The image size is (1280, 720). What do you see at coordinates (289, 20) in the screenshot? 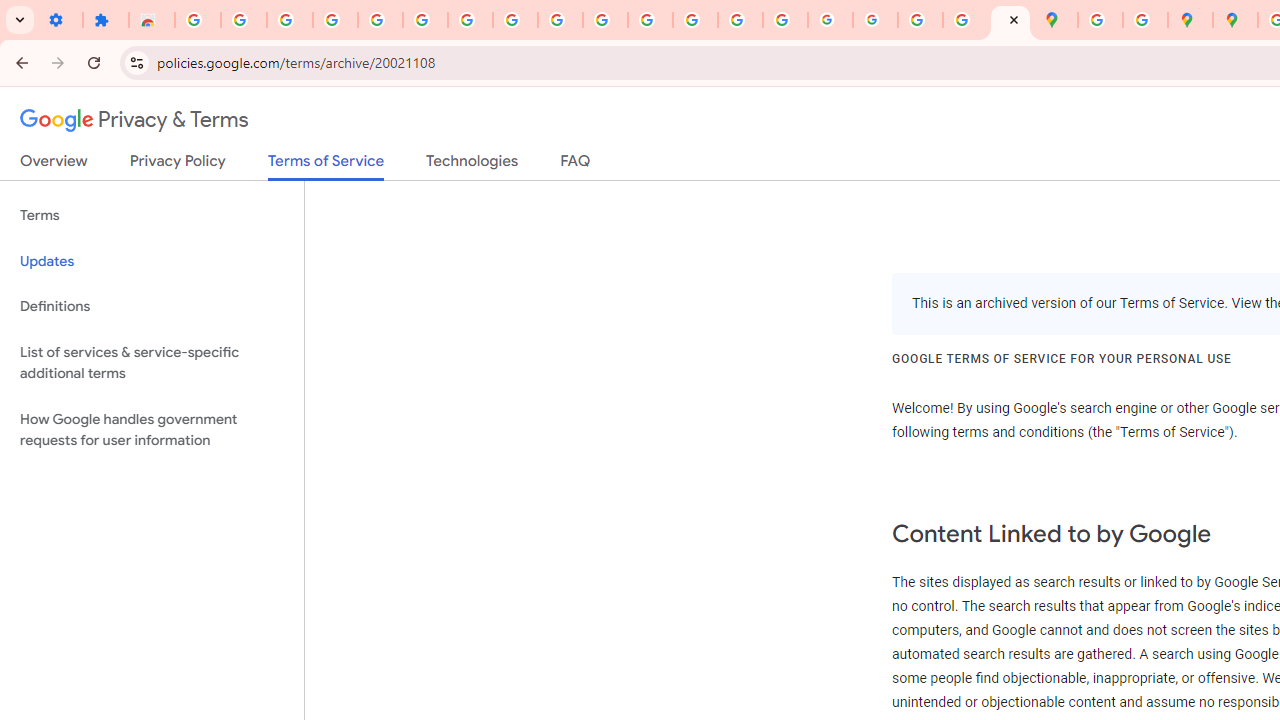
I see `'Delete photos & videos - Computer - Google Photos Help'` at bounding box center [289, 20].